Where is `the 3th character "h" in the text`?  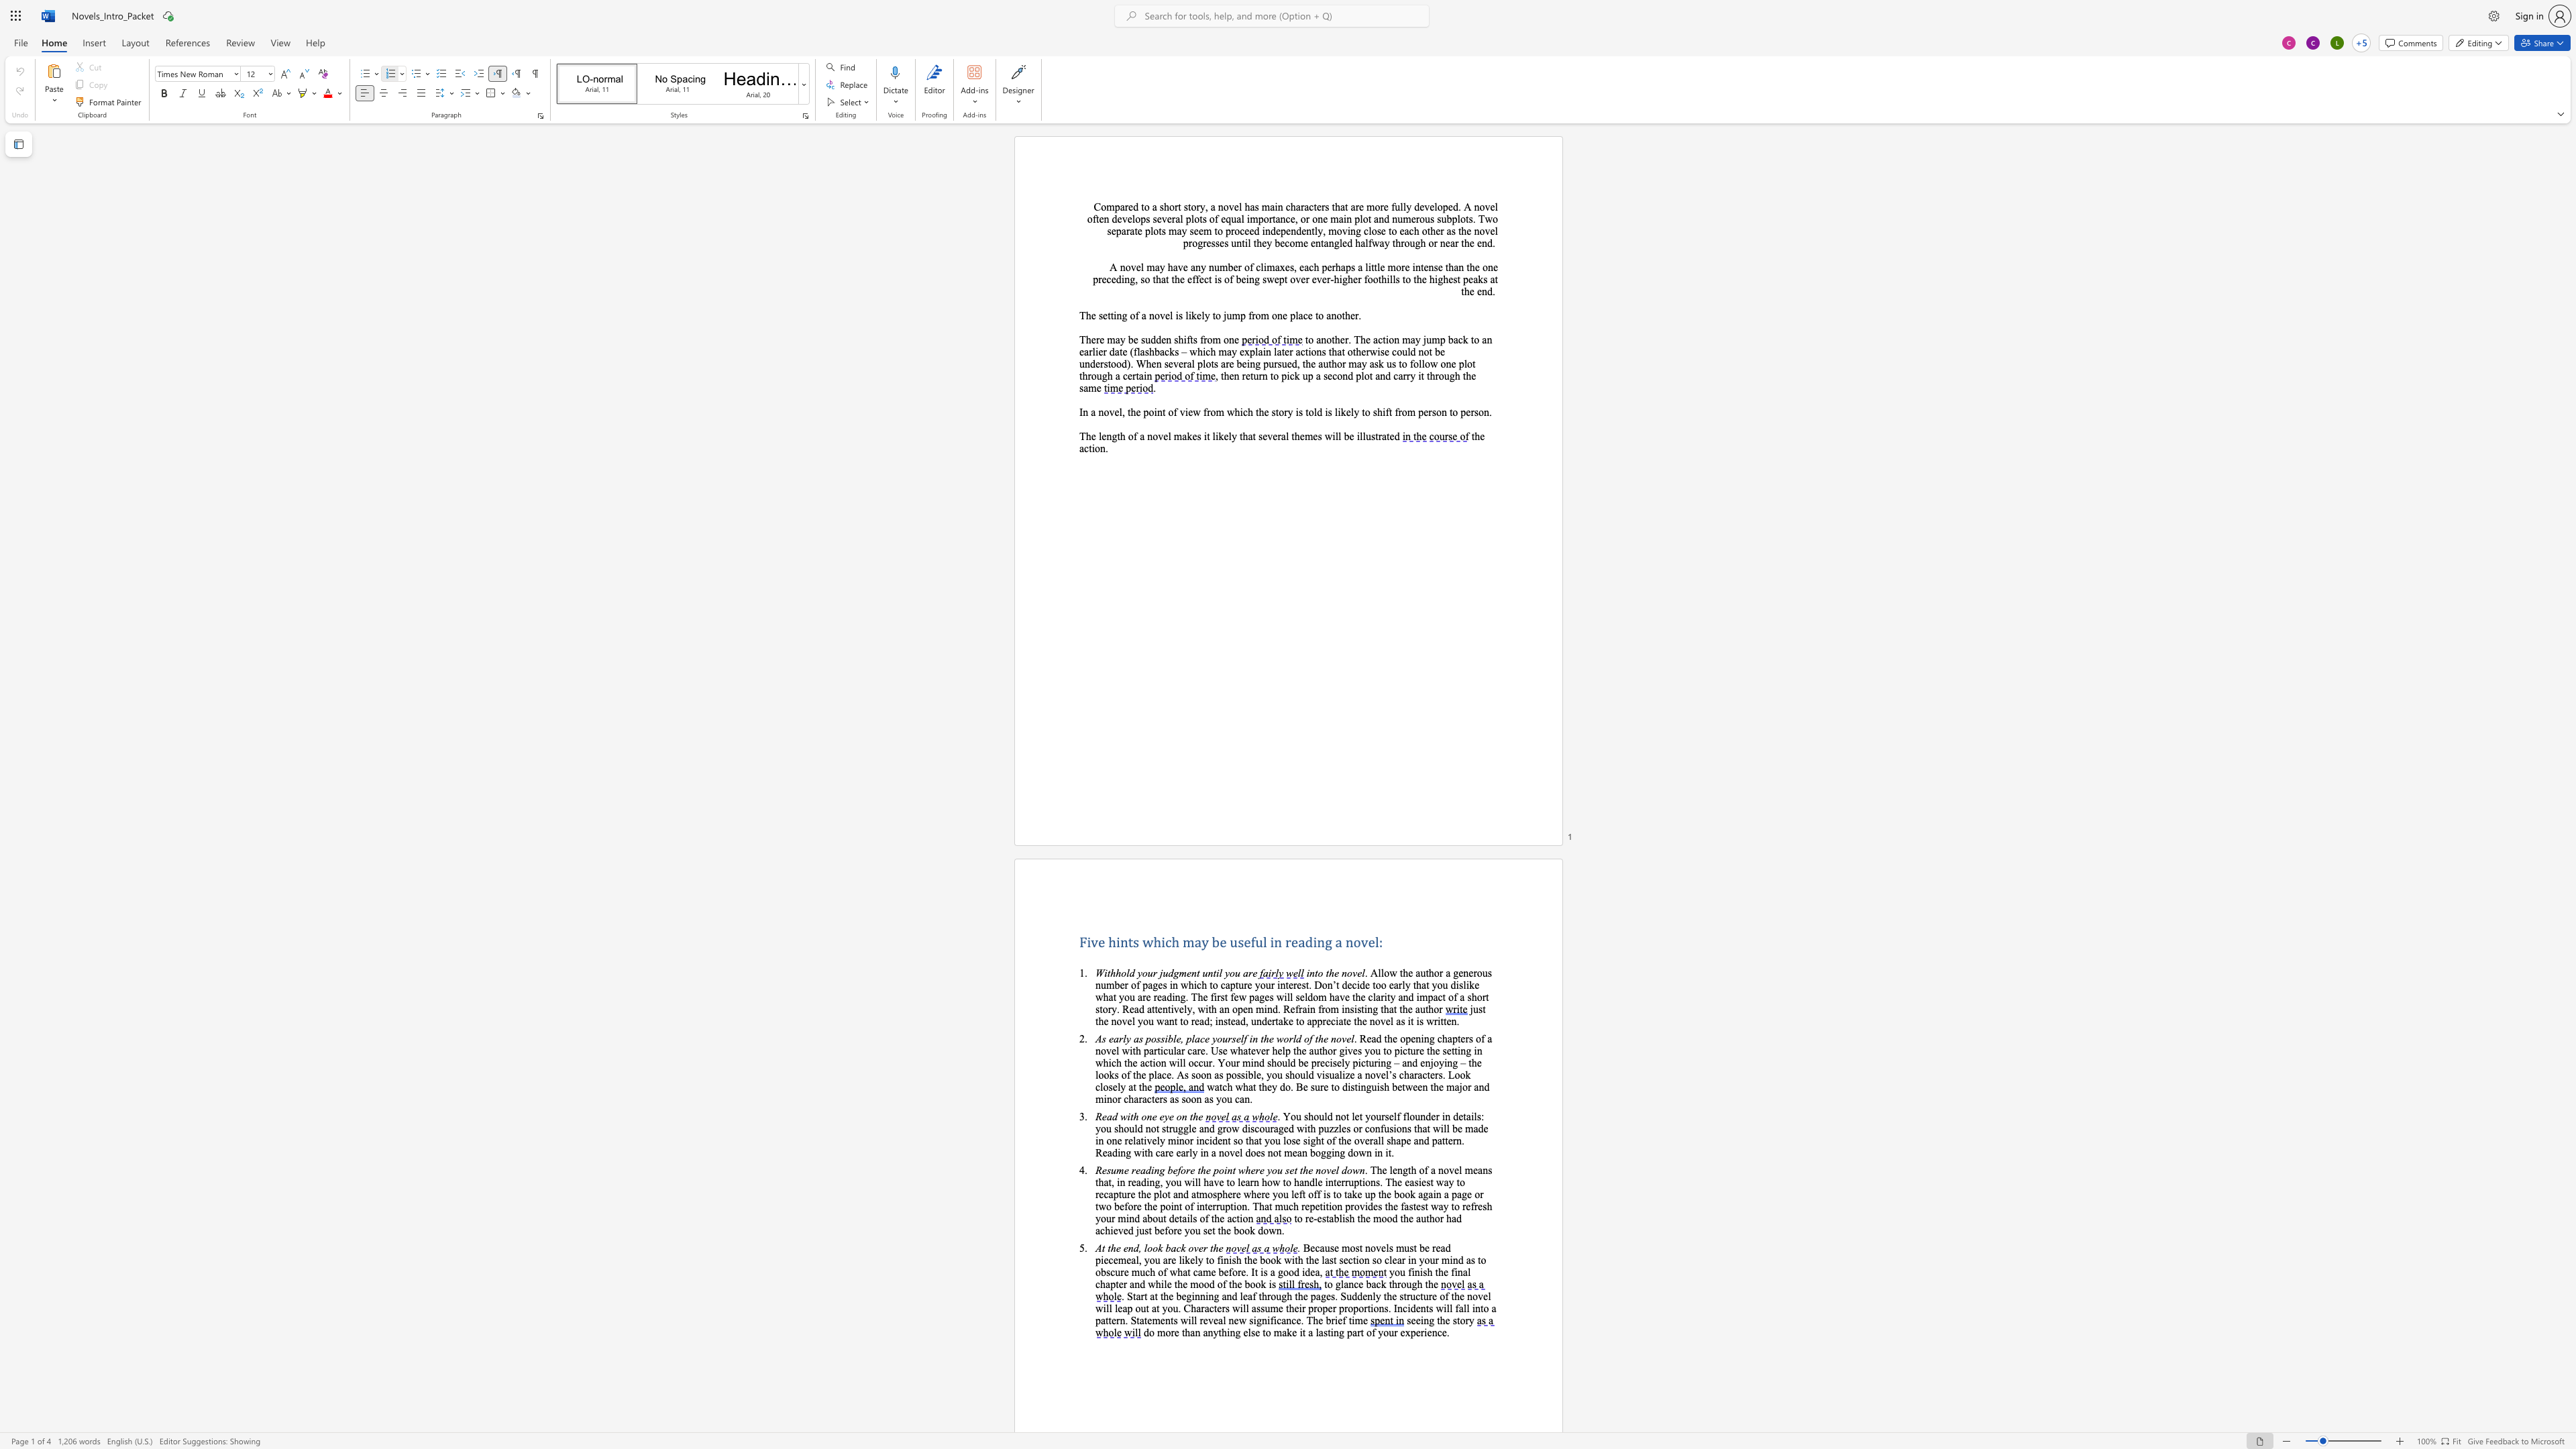 the 3th character "h" in the text is located at coordinates (1264, 1087).